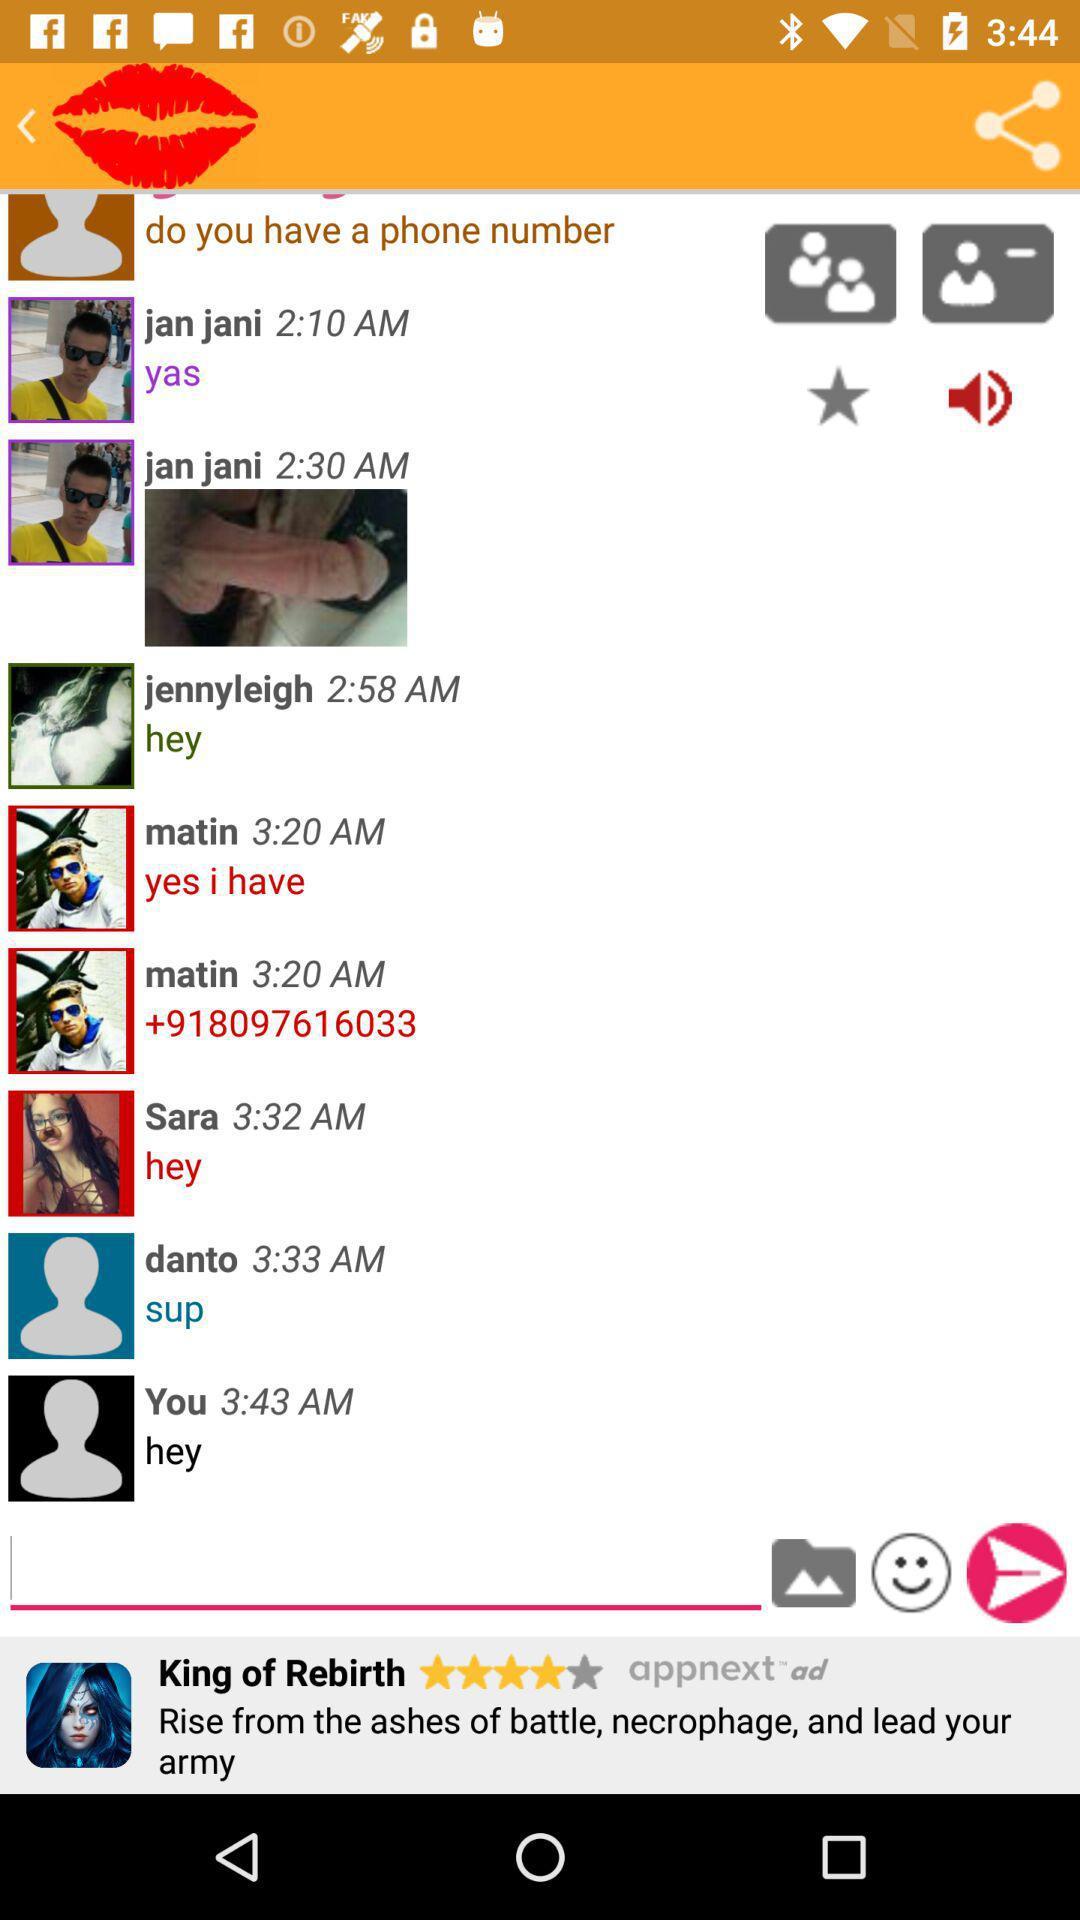  What do you see at coordinates (987, 272) in the screenshot?
I see `remove contact` at bounding box center [987, 272].